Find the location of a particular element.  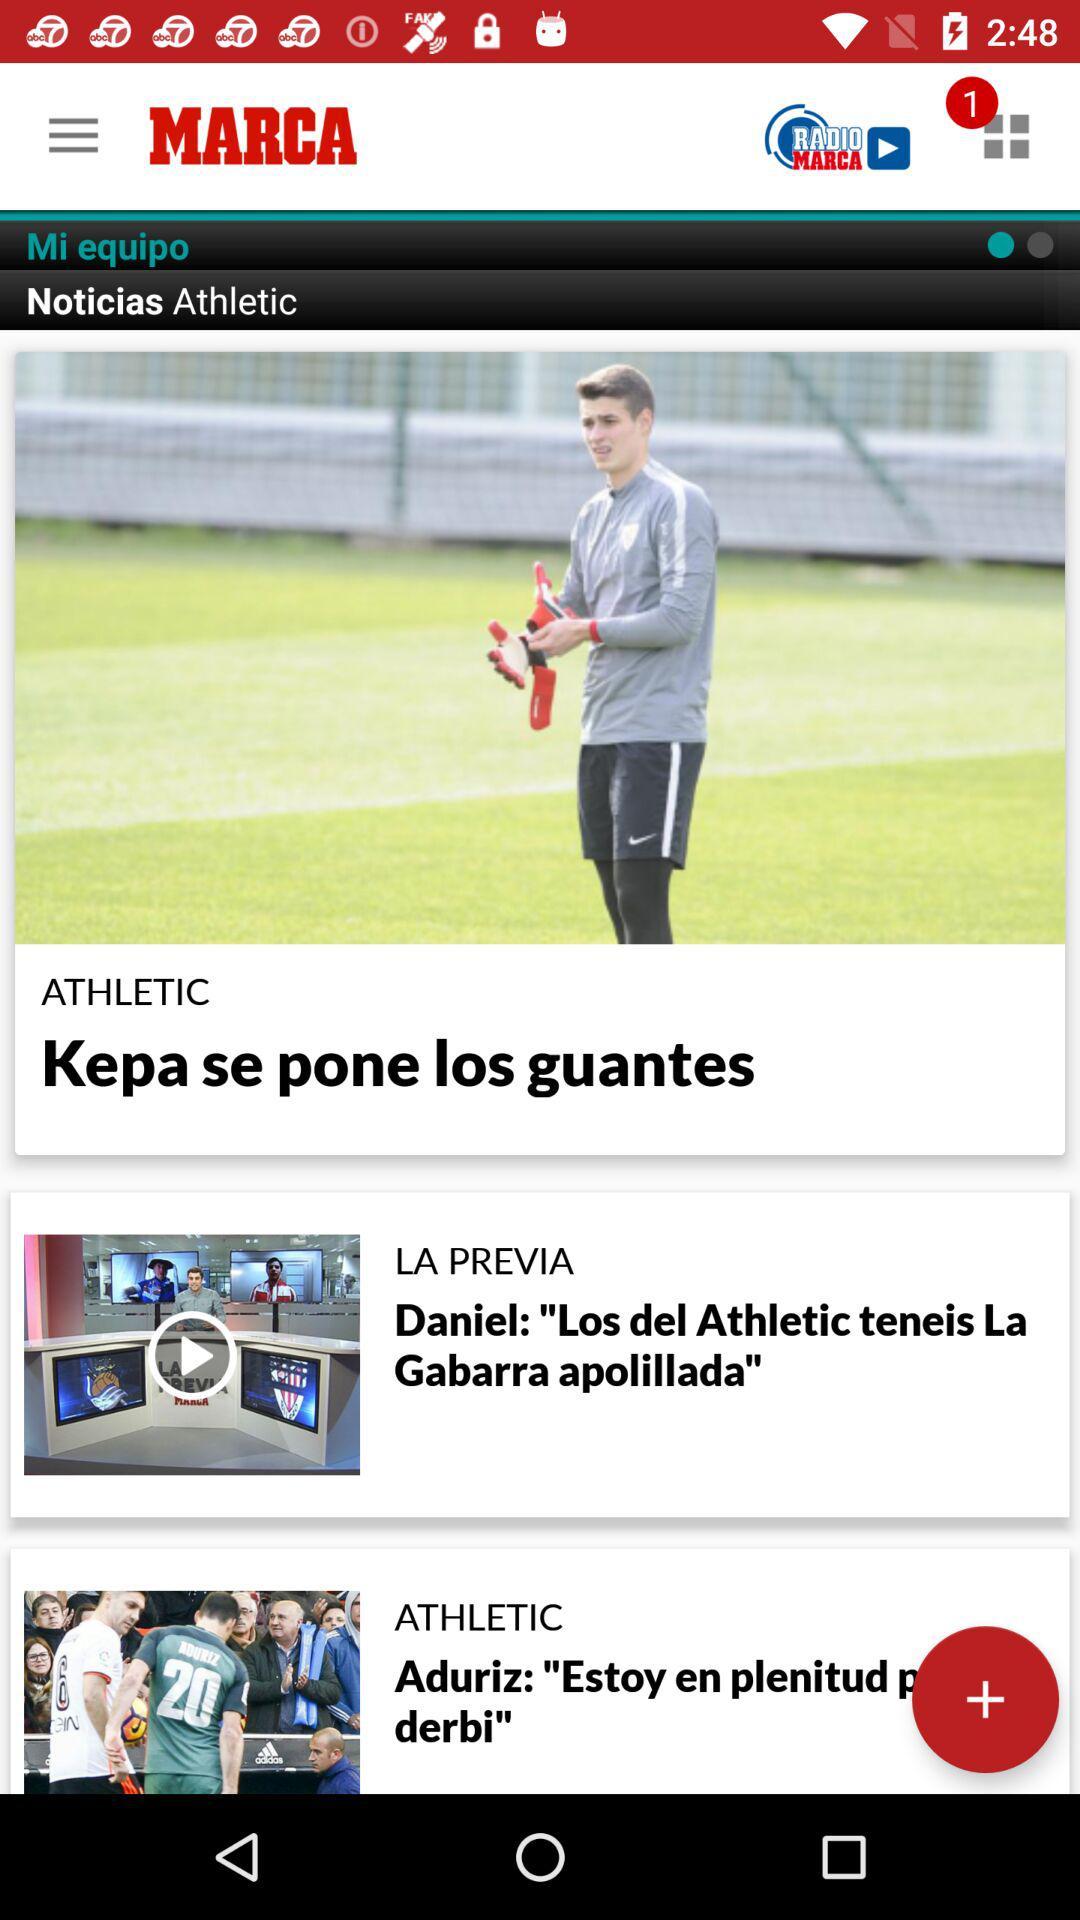

radio play option is located at coordinates (837, 135).